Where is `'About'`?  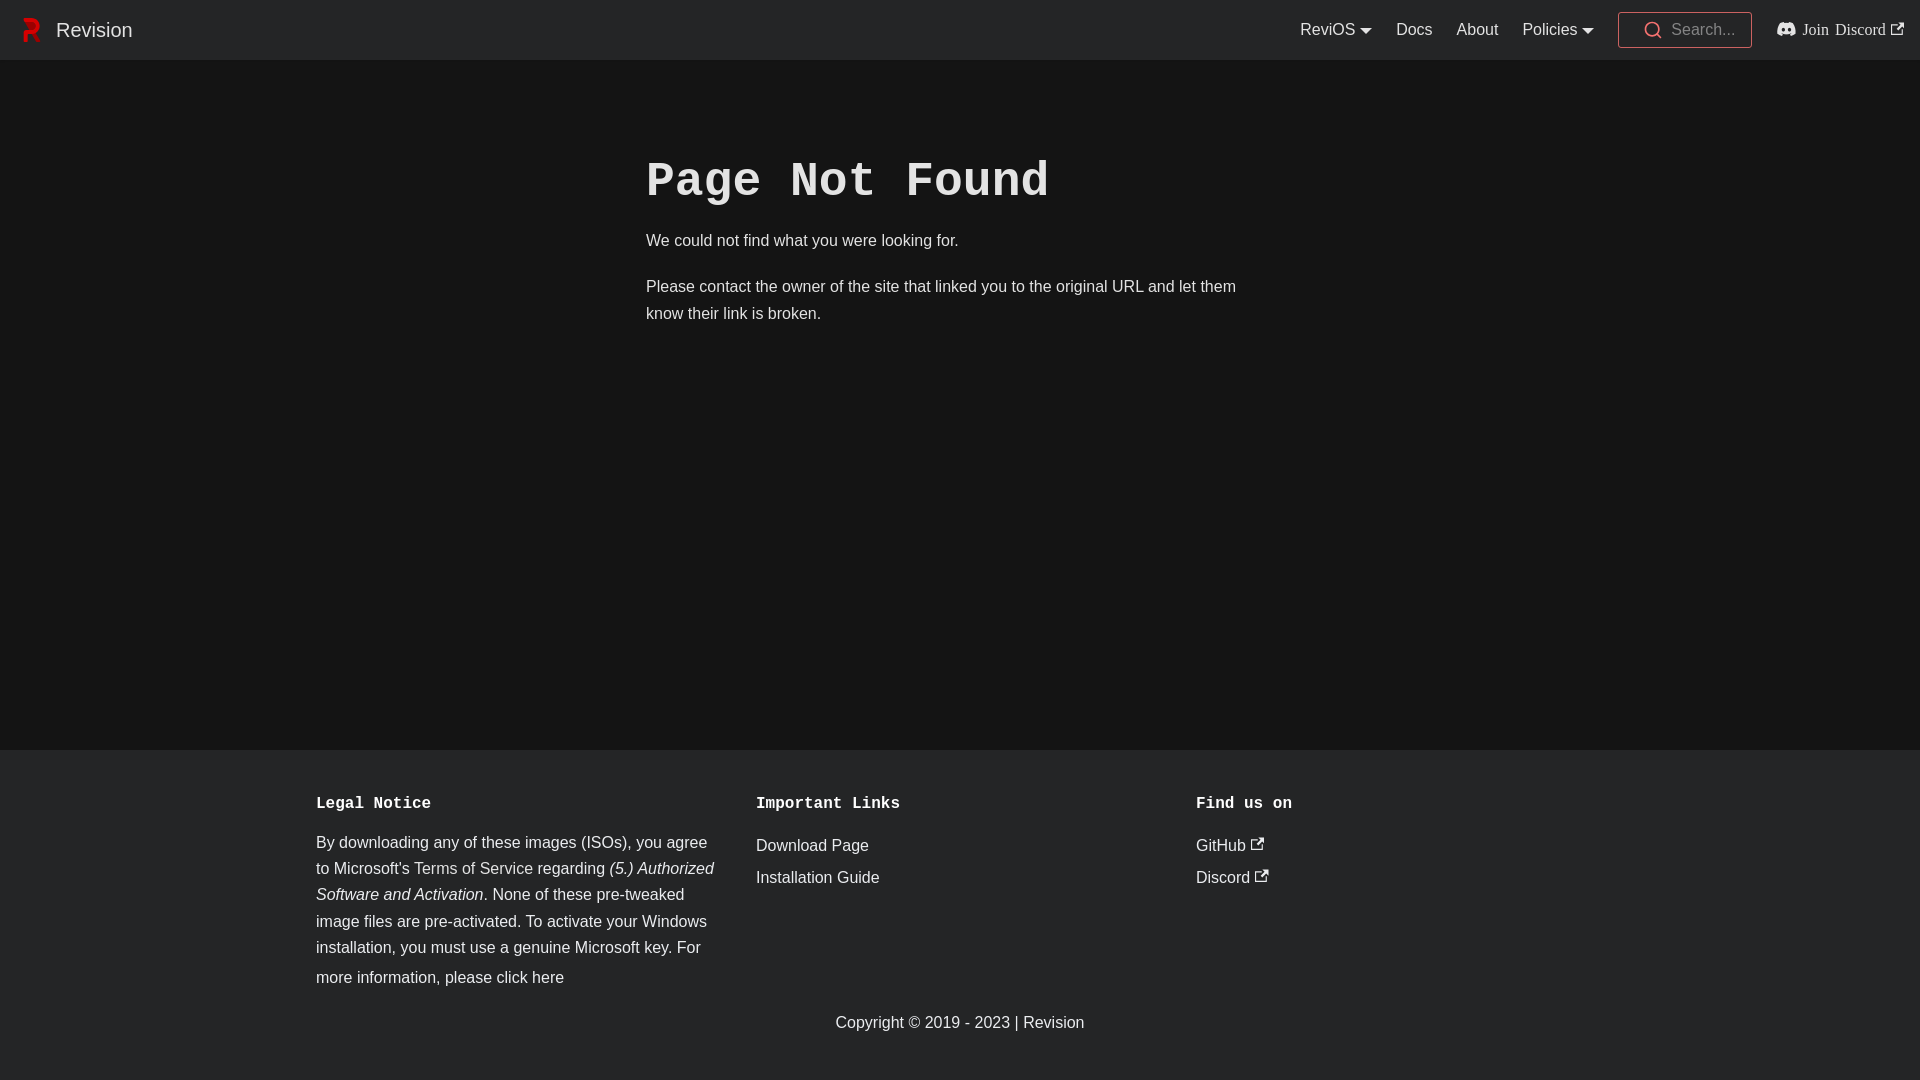 'About' is located at coordinates (1478, 30).